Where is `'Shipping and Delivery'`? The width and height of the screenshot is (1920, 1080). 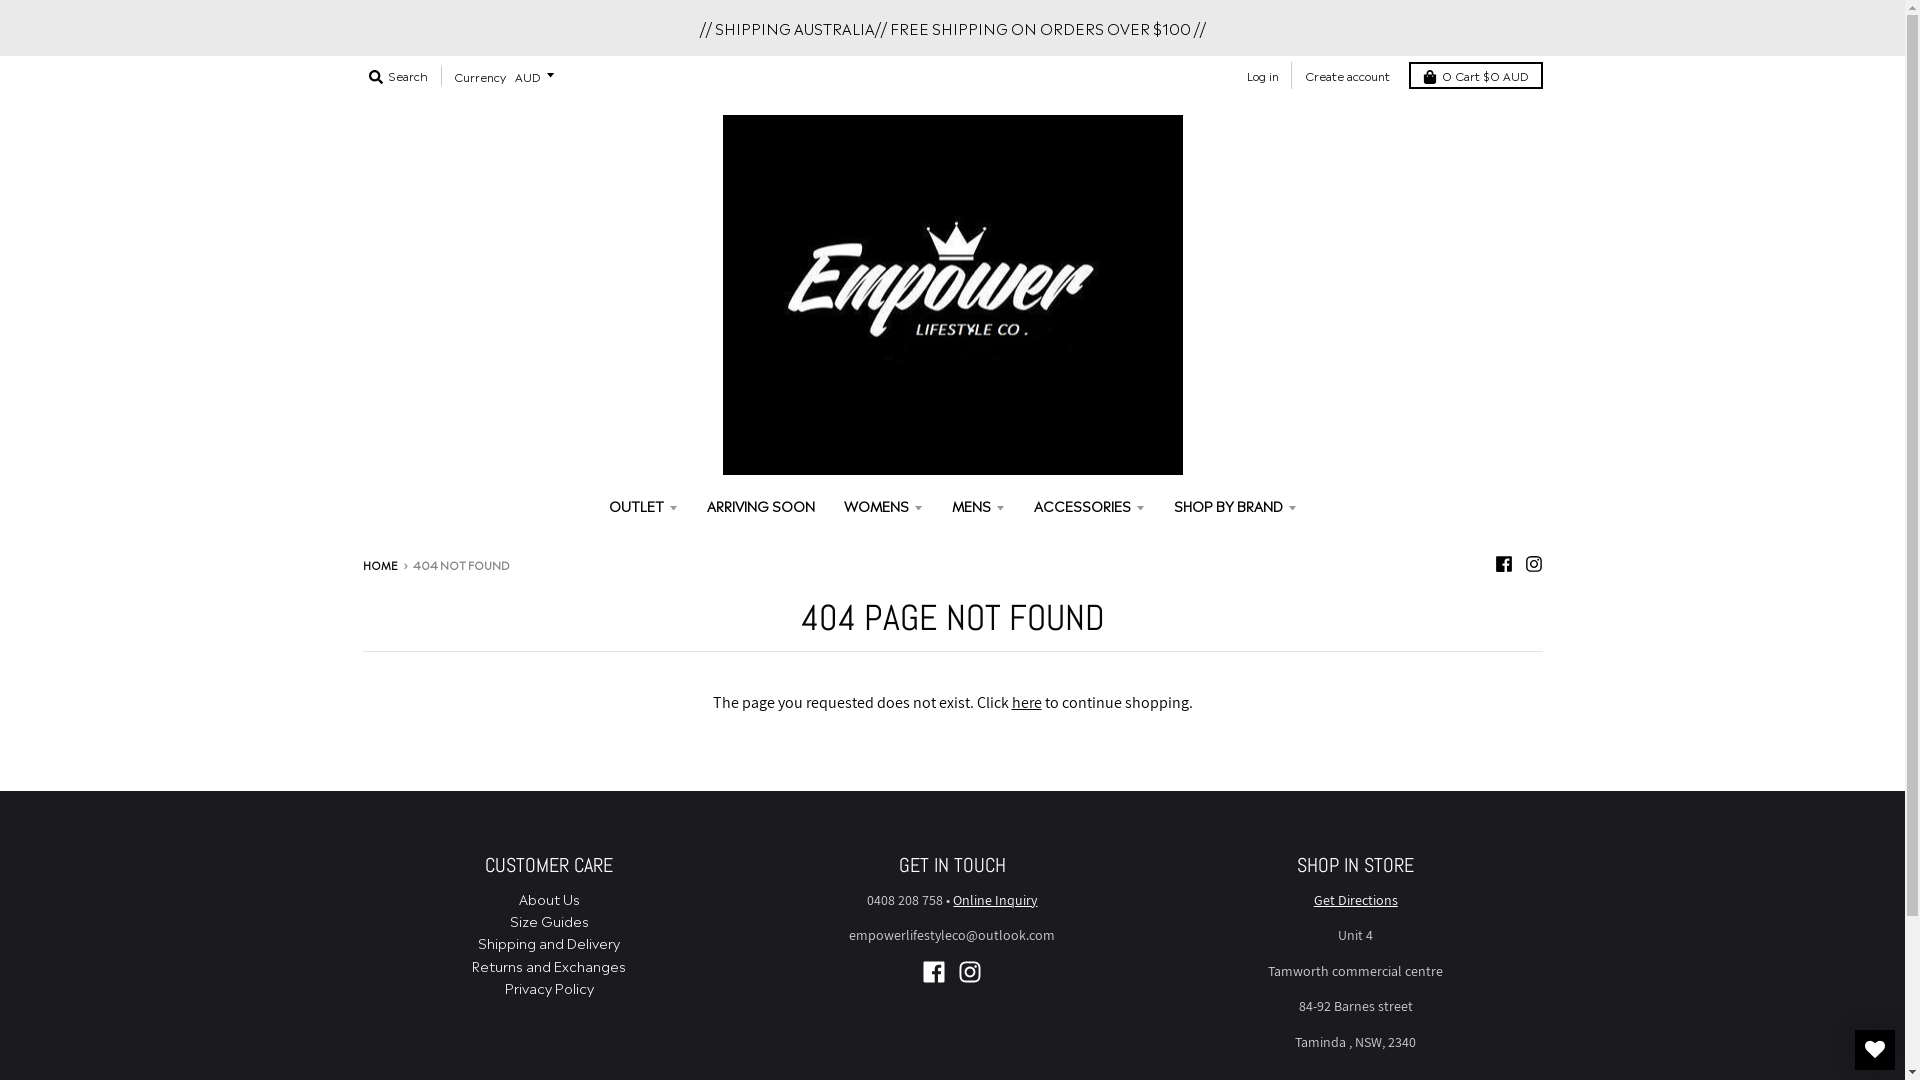 'Shipping and Delivery' is located at coordinates (548, 941).